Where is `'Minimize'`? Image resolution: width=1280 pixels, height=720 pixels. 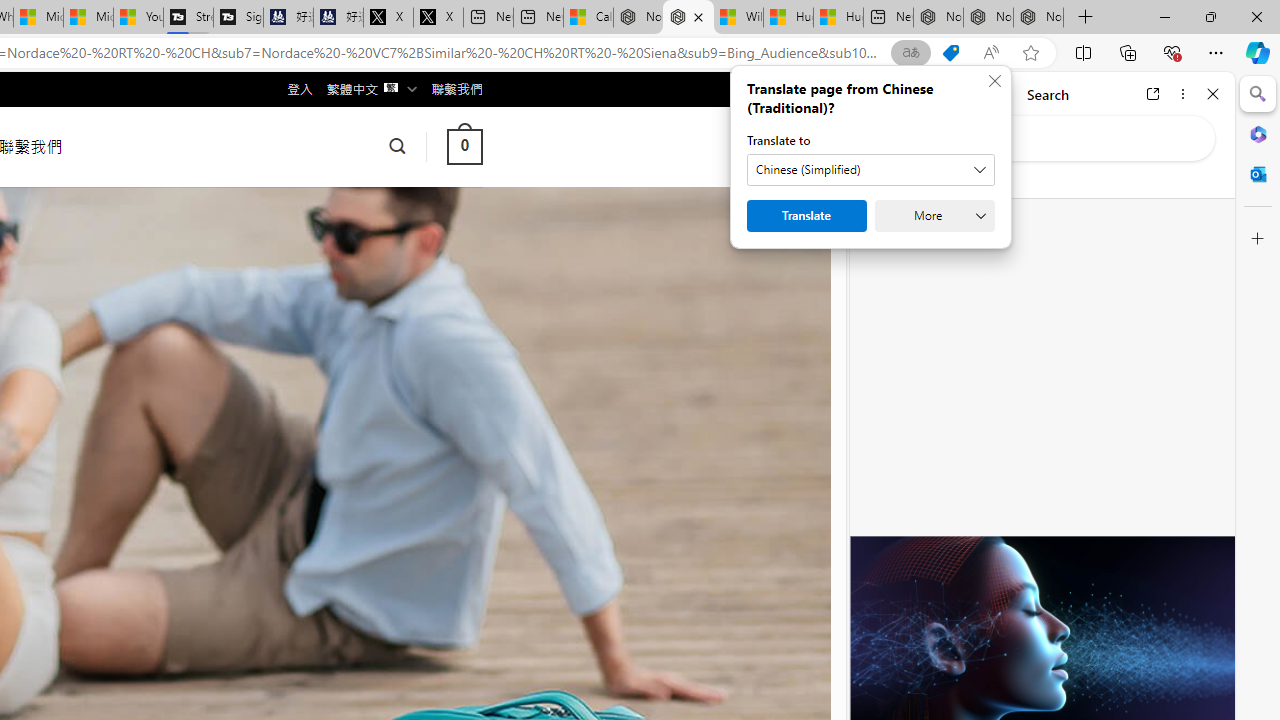 'Minimize' is located at coordinates (1164, 16).